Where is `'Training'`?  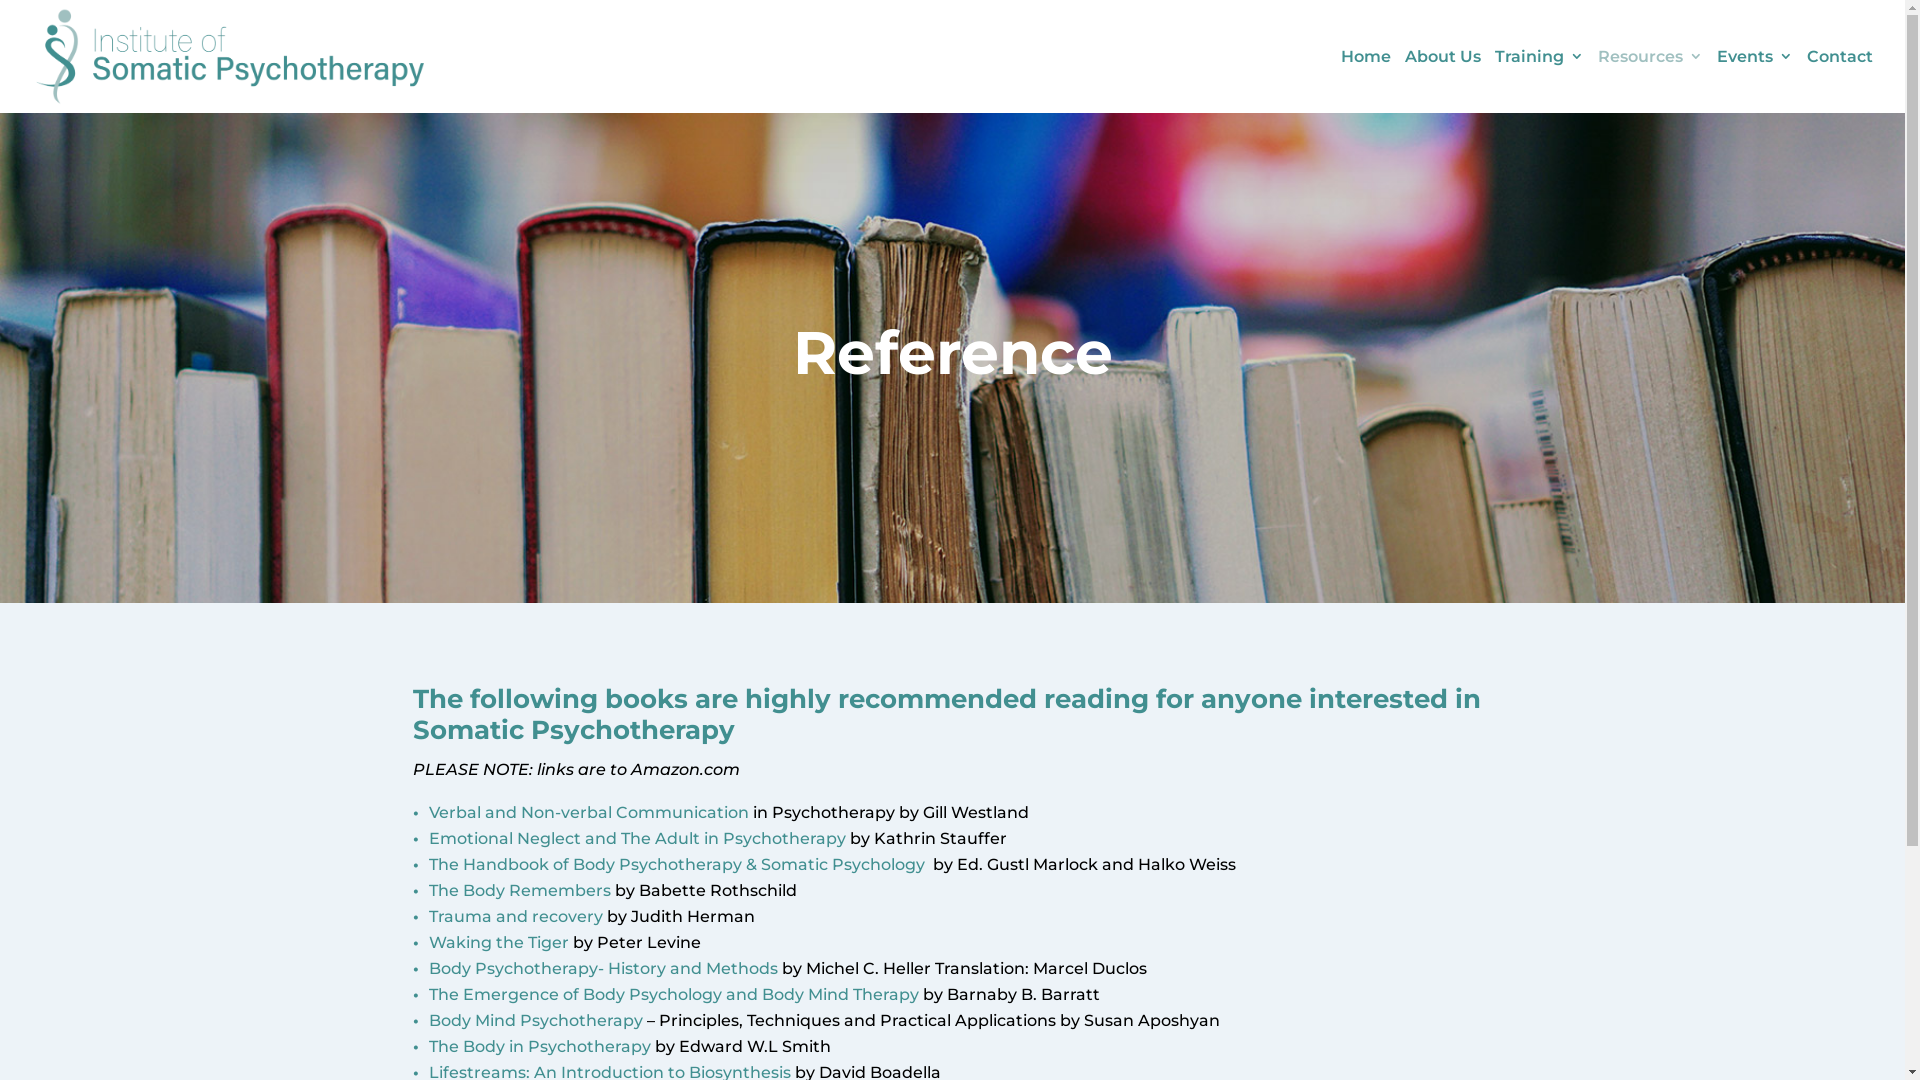
'Training' is located at coordinates (1538, 80).